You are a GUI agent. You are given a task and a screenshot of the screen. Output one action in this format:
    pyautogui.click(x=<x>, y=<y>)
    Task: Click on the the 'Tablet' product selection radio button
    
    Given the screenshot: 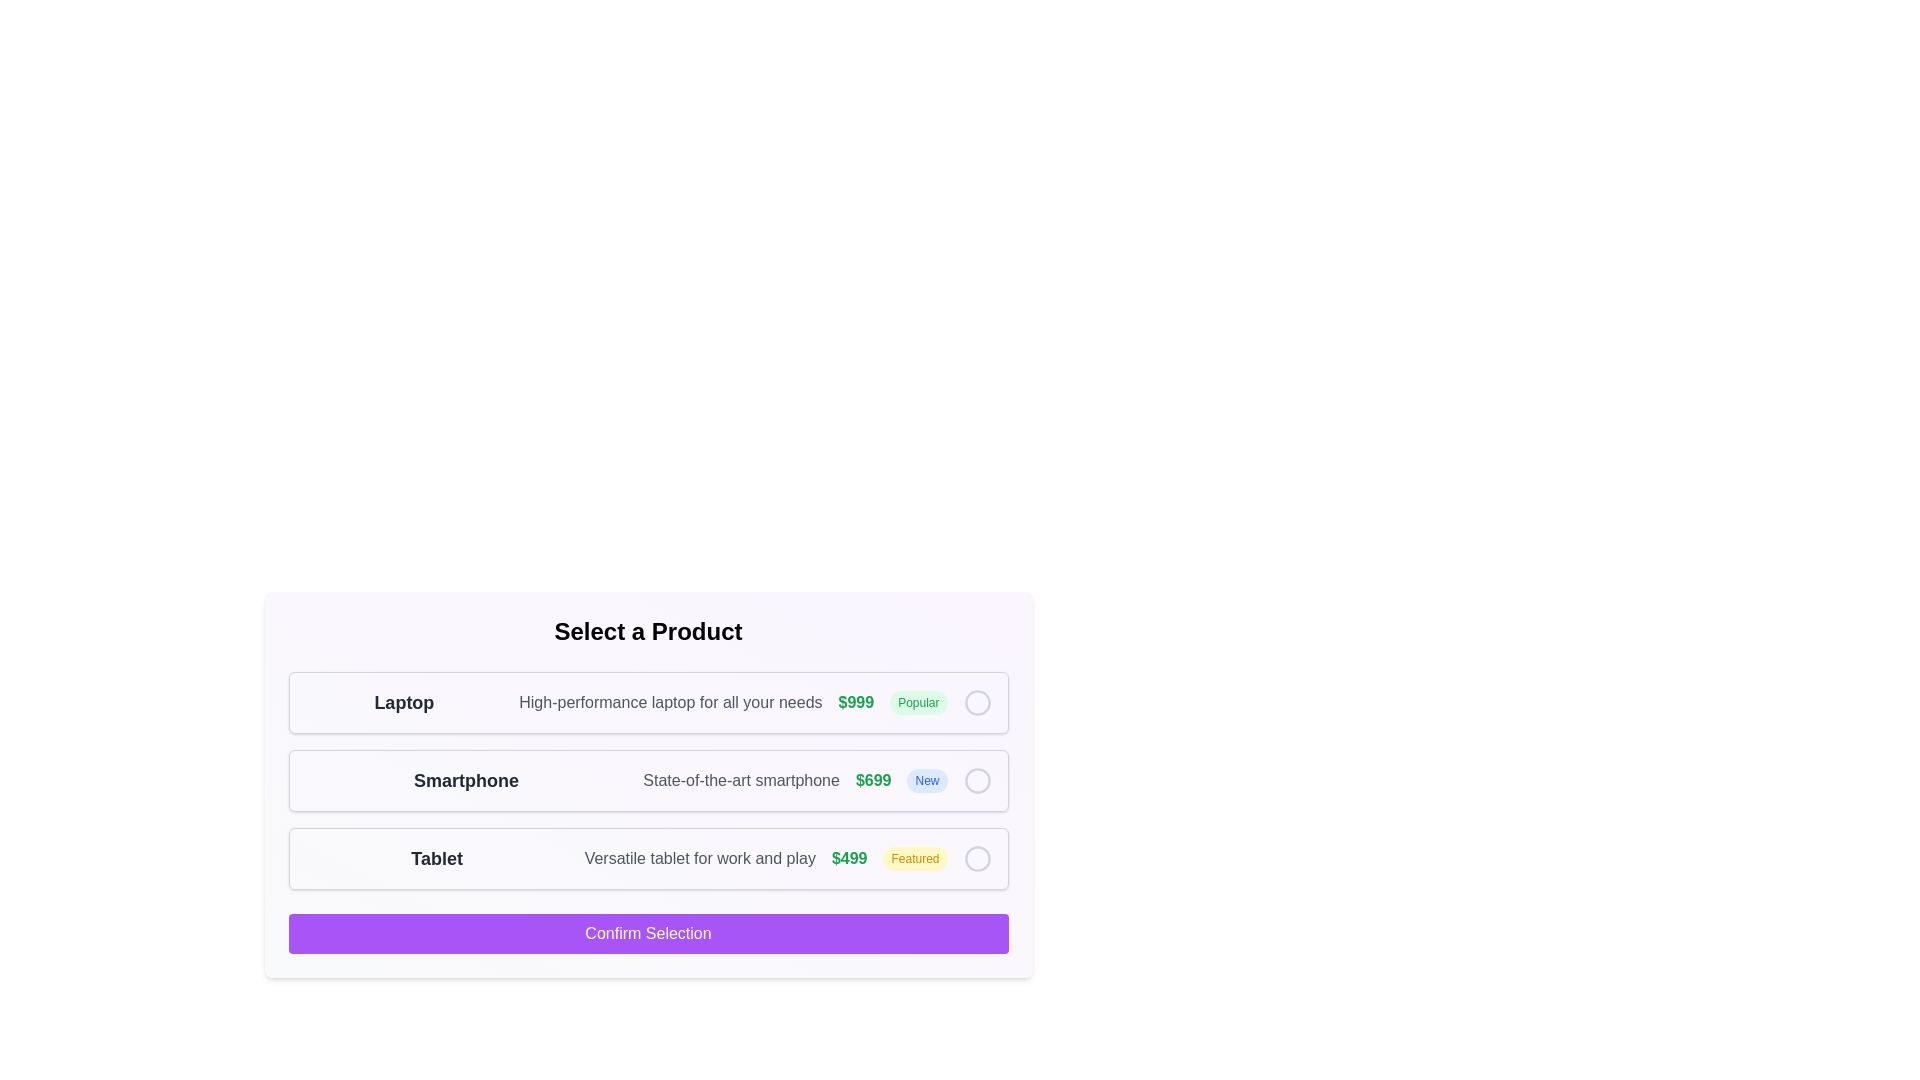 What is the action you would take?
    pyautogui.click(x=977, y=858)
    